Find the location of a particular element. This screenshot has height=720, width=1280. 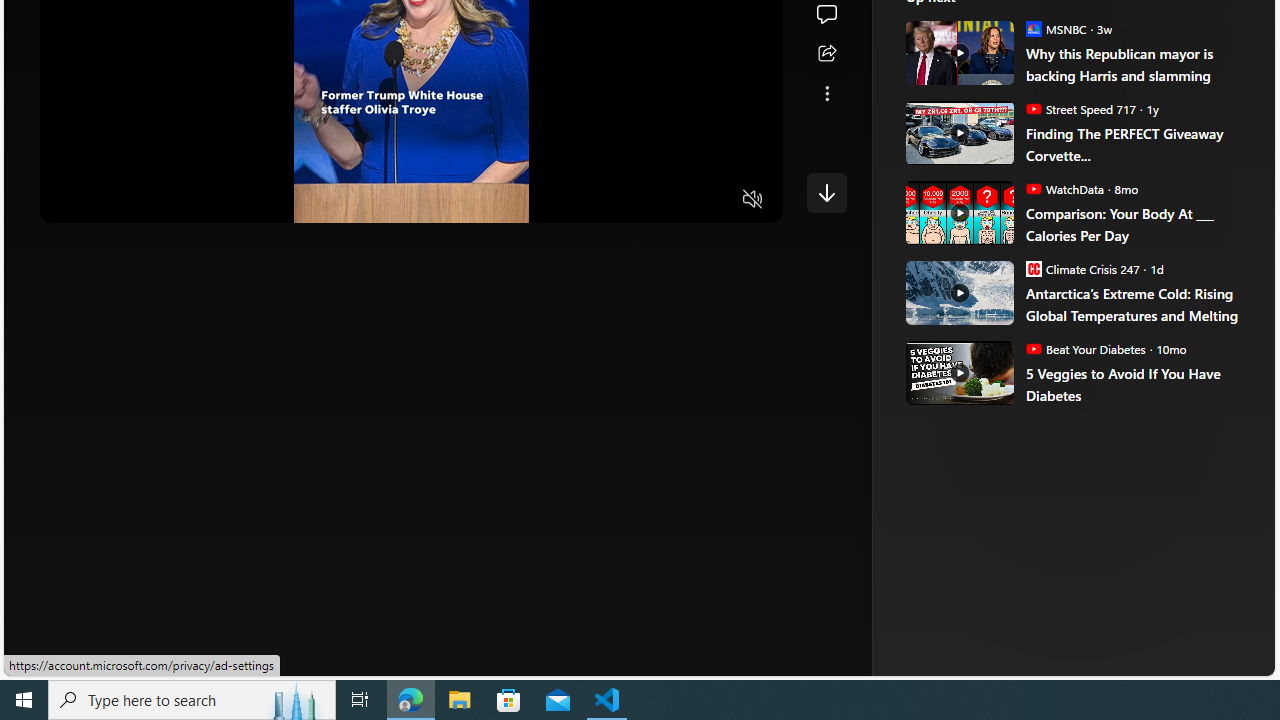

'Beat Your Diabetes' is located at coordinates (1033, 347).